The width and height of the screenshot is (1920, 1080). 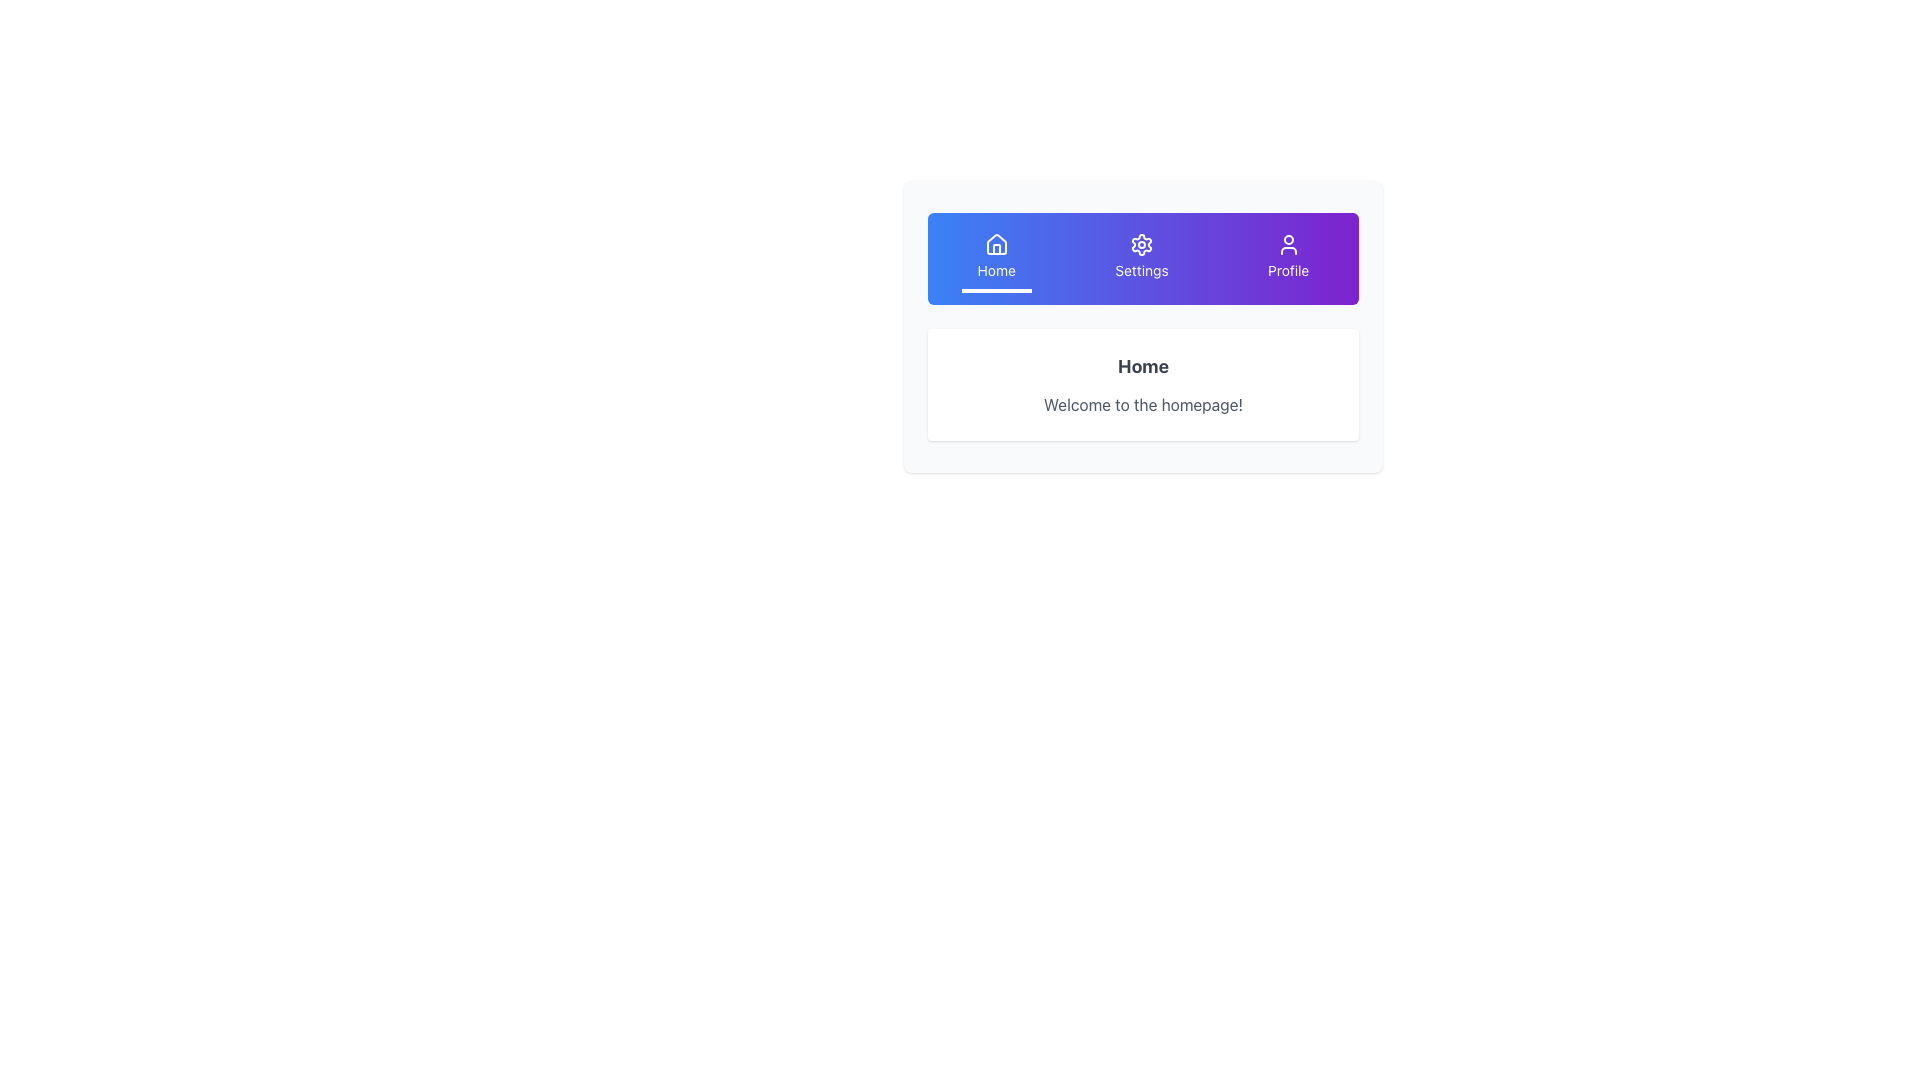 I want to click on the Profile icon located in the top-right navigation bar, which is represented by a user silhouette outline on a purple background, so click(x=1288, y=244).